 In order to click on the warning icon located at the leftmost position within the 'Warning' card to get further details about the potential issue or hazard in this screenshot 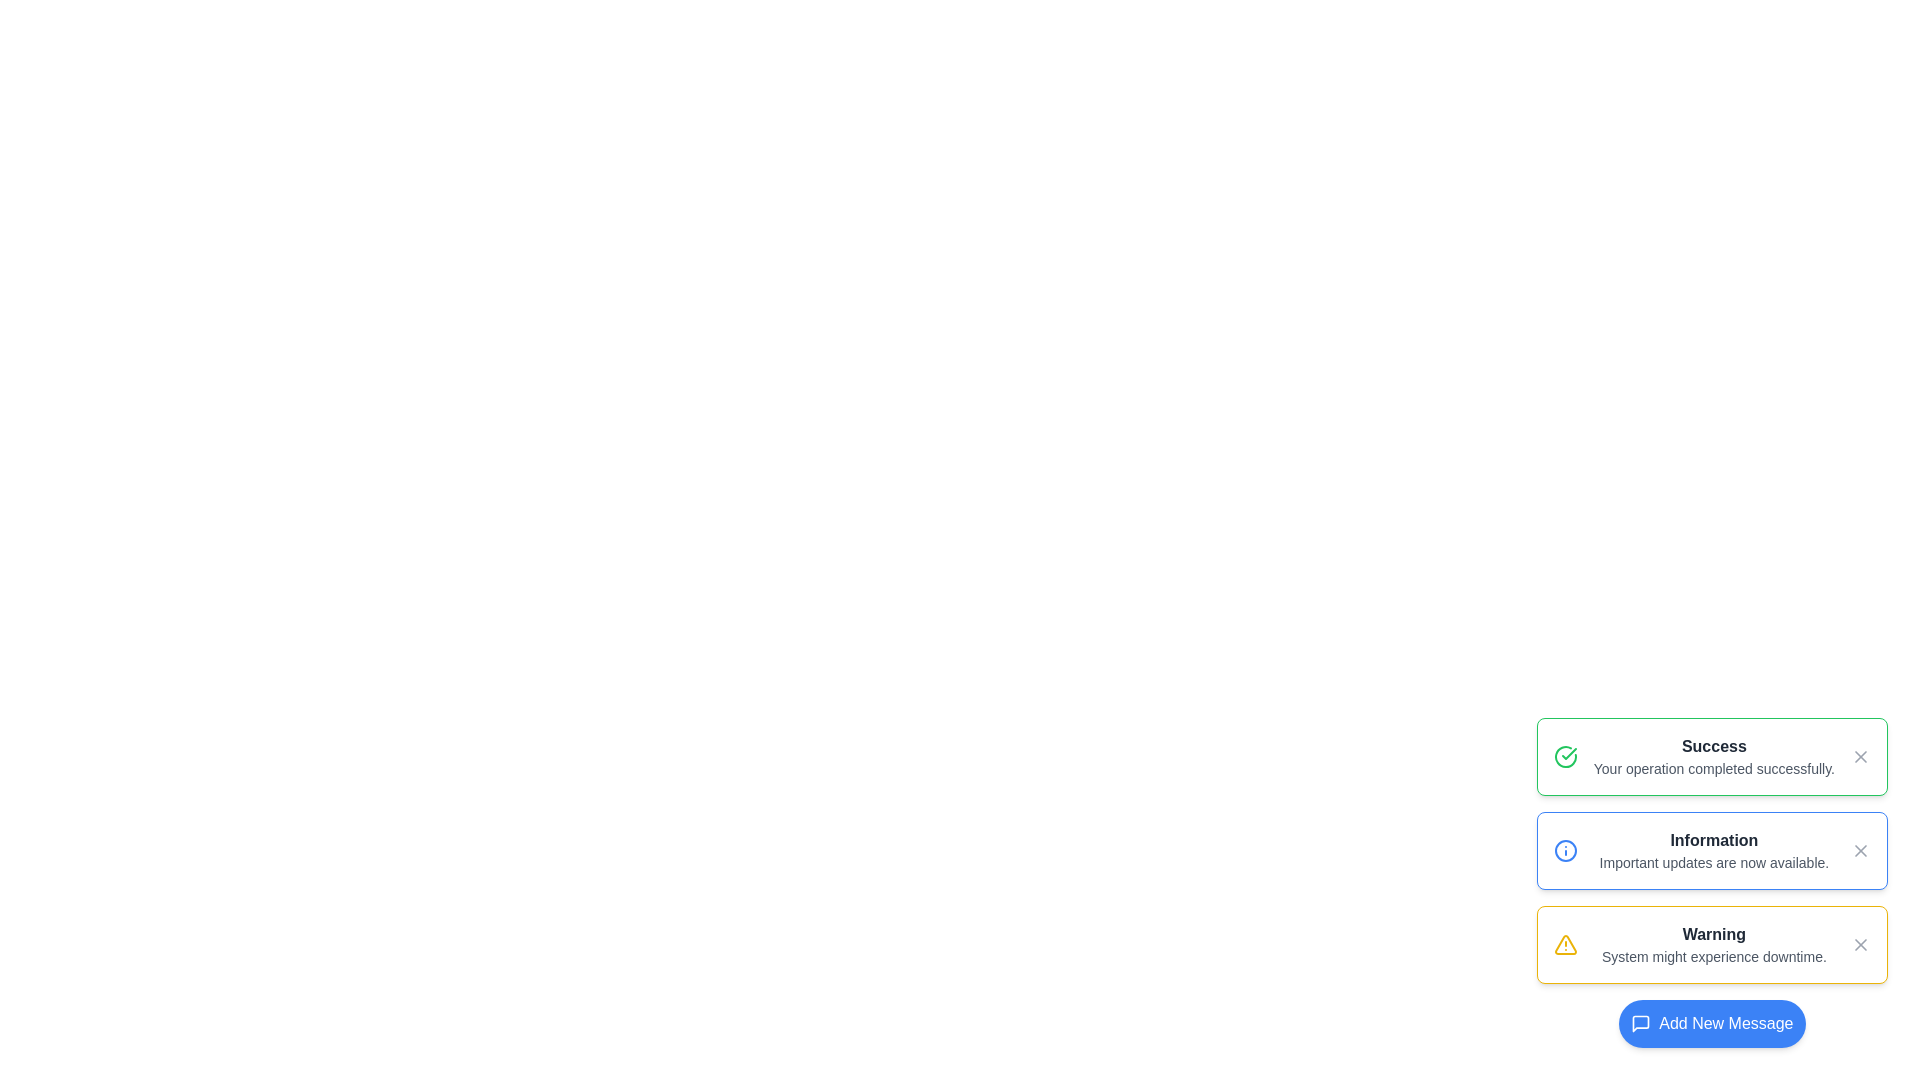, I will do `click(1564, 945)`.